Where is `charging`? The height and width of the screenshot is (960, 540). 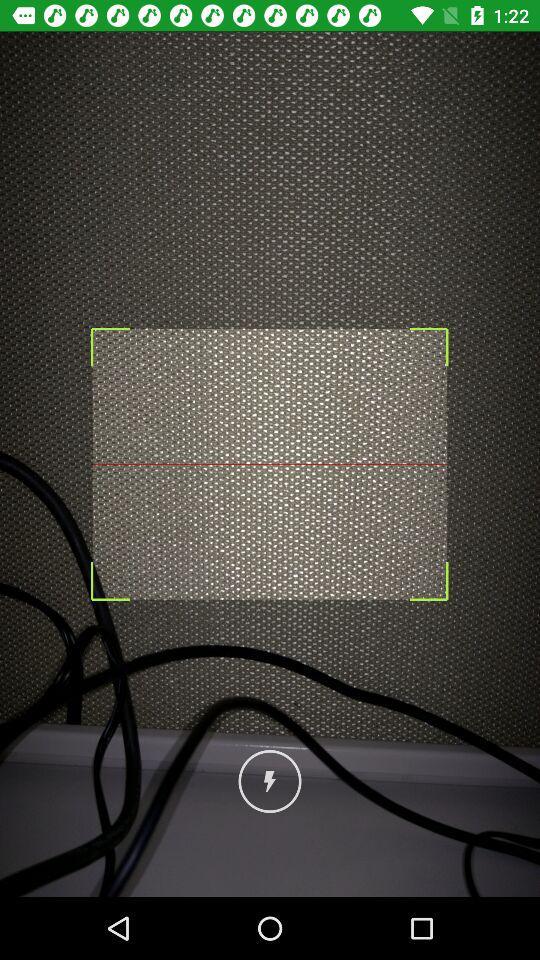 charging is located at coordinates (270, 781).